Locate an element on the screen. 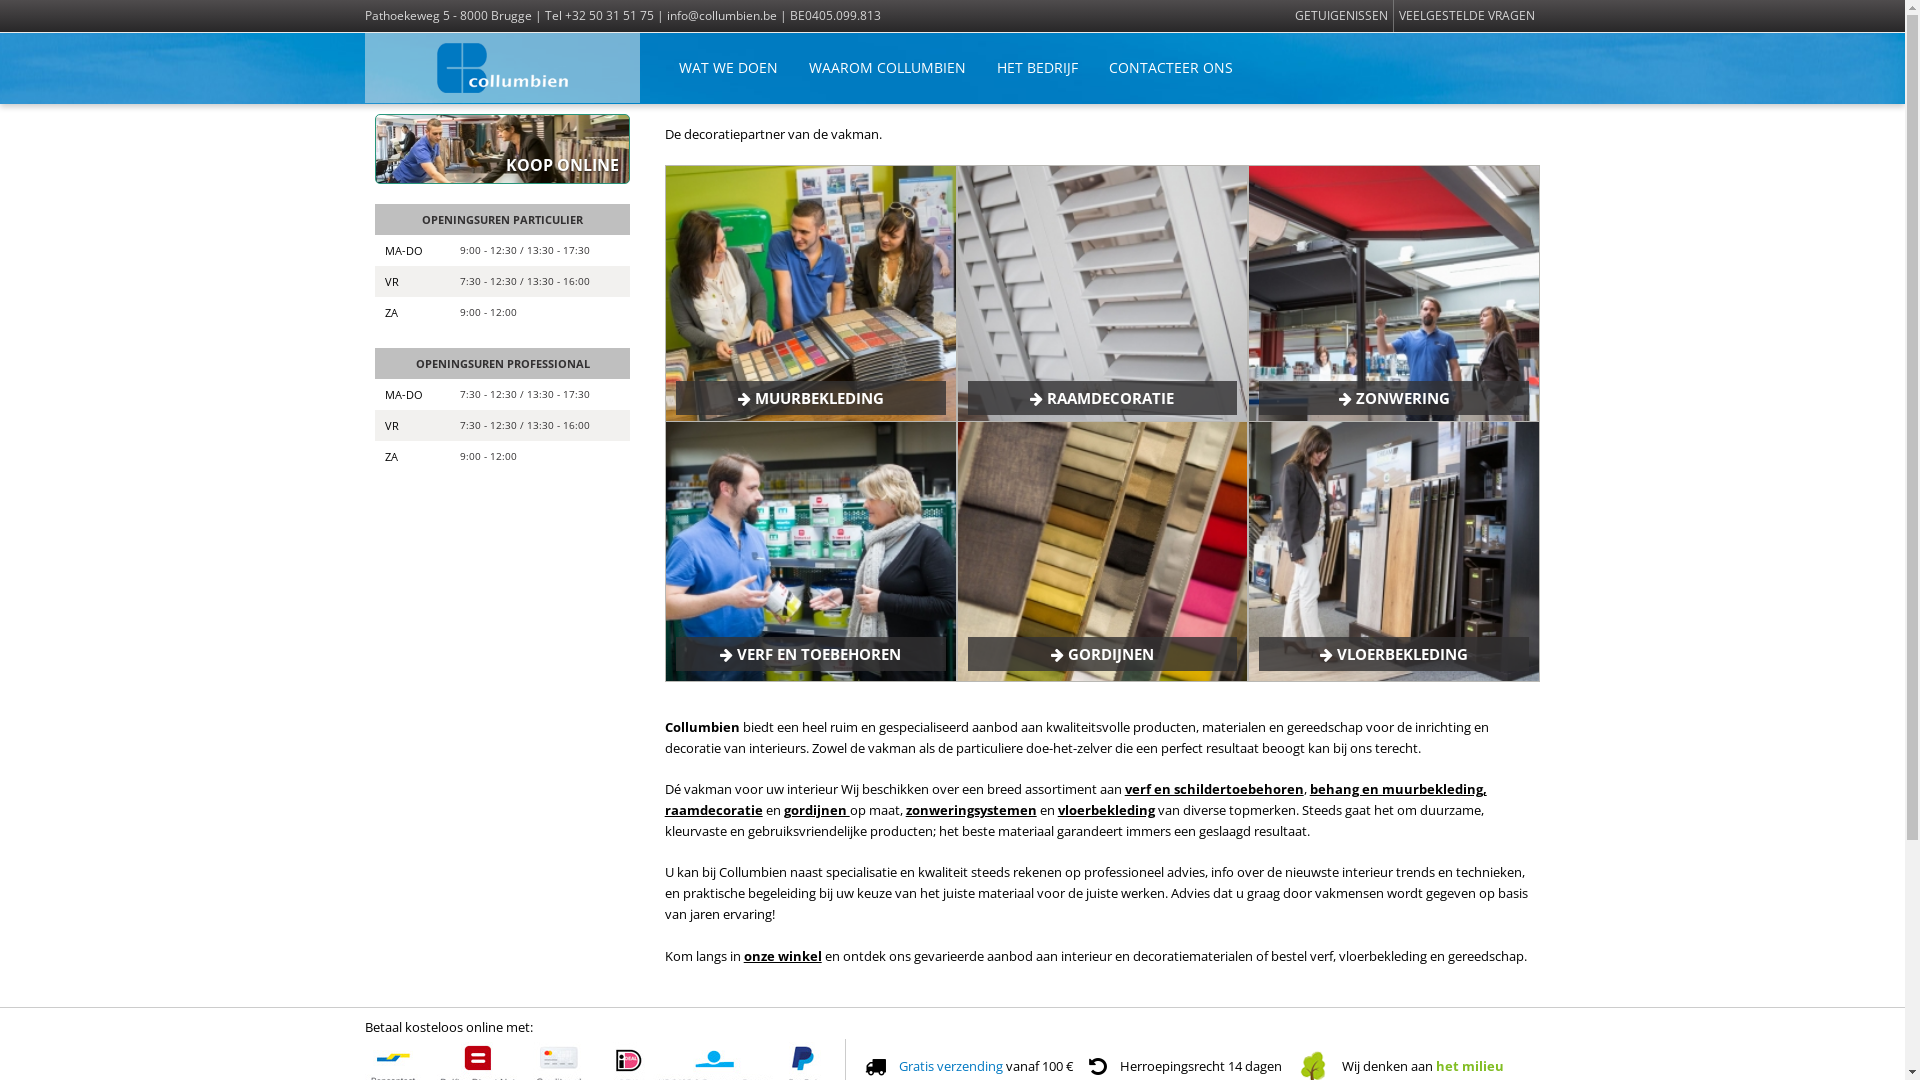 The image size is (1920, 1080). 'WAAROM COLLUMBIEN' is located at coordinates (886, 67).